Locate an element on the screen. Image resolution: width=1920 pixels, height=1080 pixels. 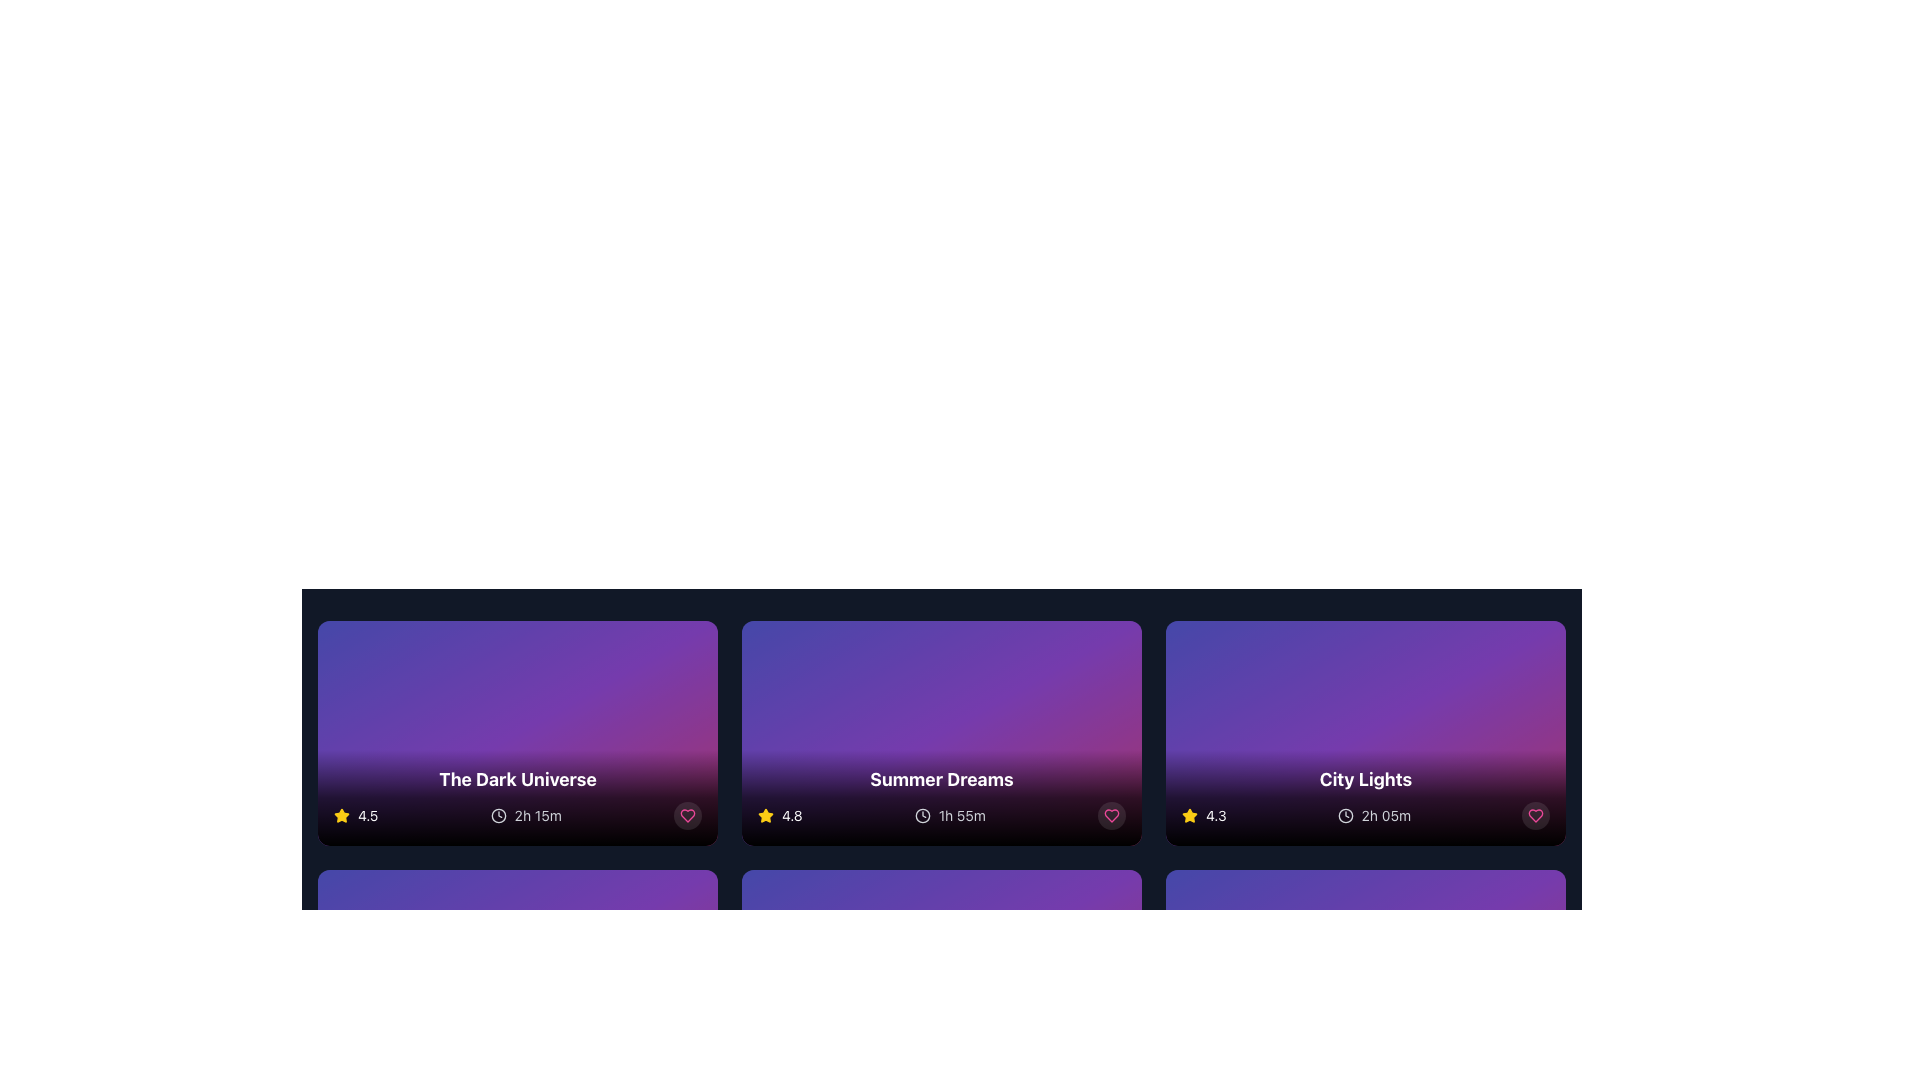
the SVG graphic element representing a clock that indicates the time duration related to the 'Summer Dreams' item, which is located below the text 'Summer Dreams' and to the left of a heart icon is located at coordinates (921, 816).